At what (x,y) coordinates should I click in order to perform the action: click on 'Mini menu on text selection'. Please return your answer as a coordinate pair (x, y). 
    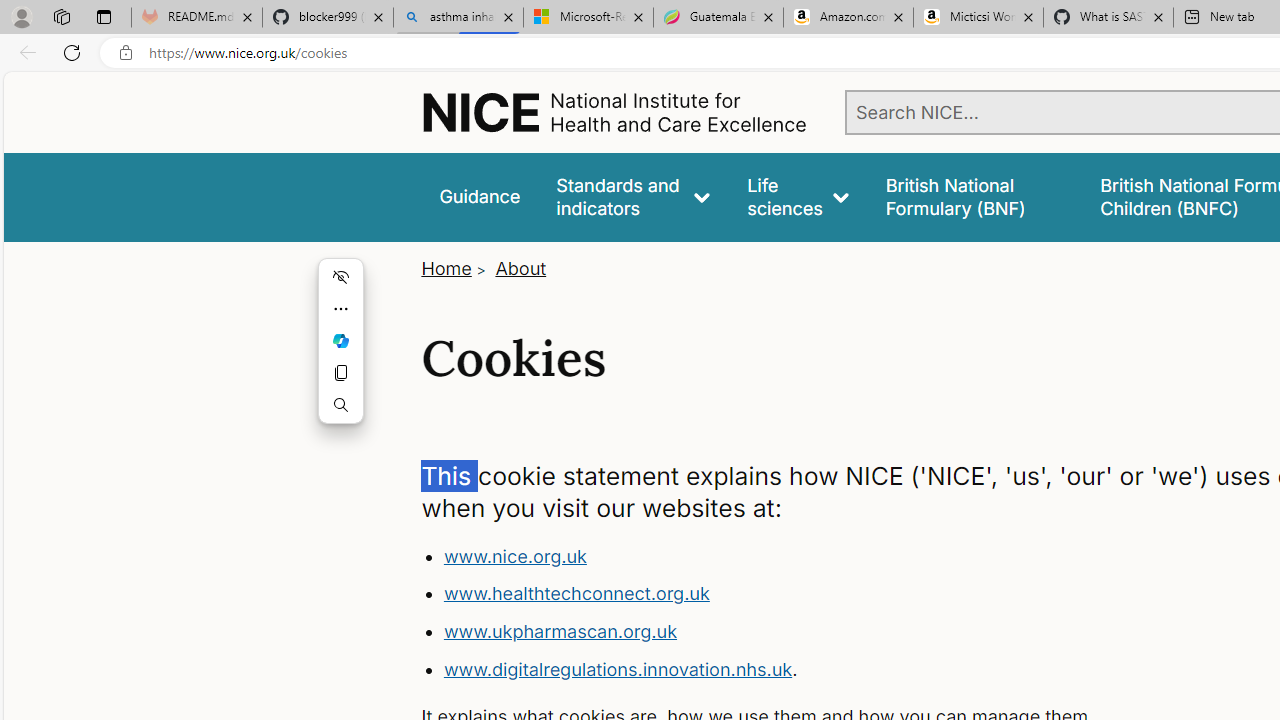
    Looking at the image, I should click on (341, 340).